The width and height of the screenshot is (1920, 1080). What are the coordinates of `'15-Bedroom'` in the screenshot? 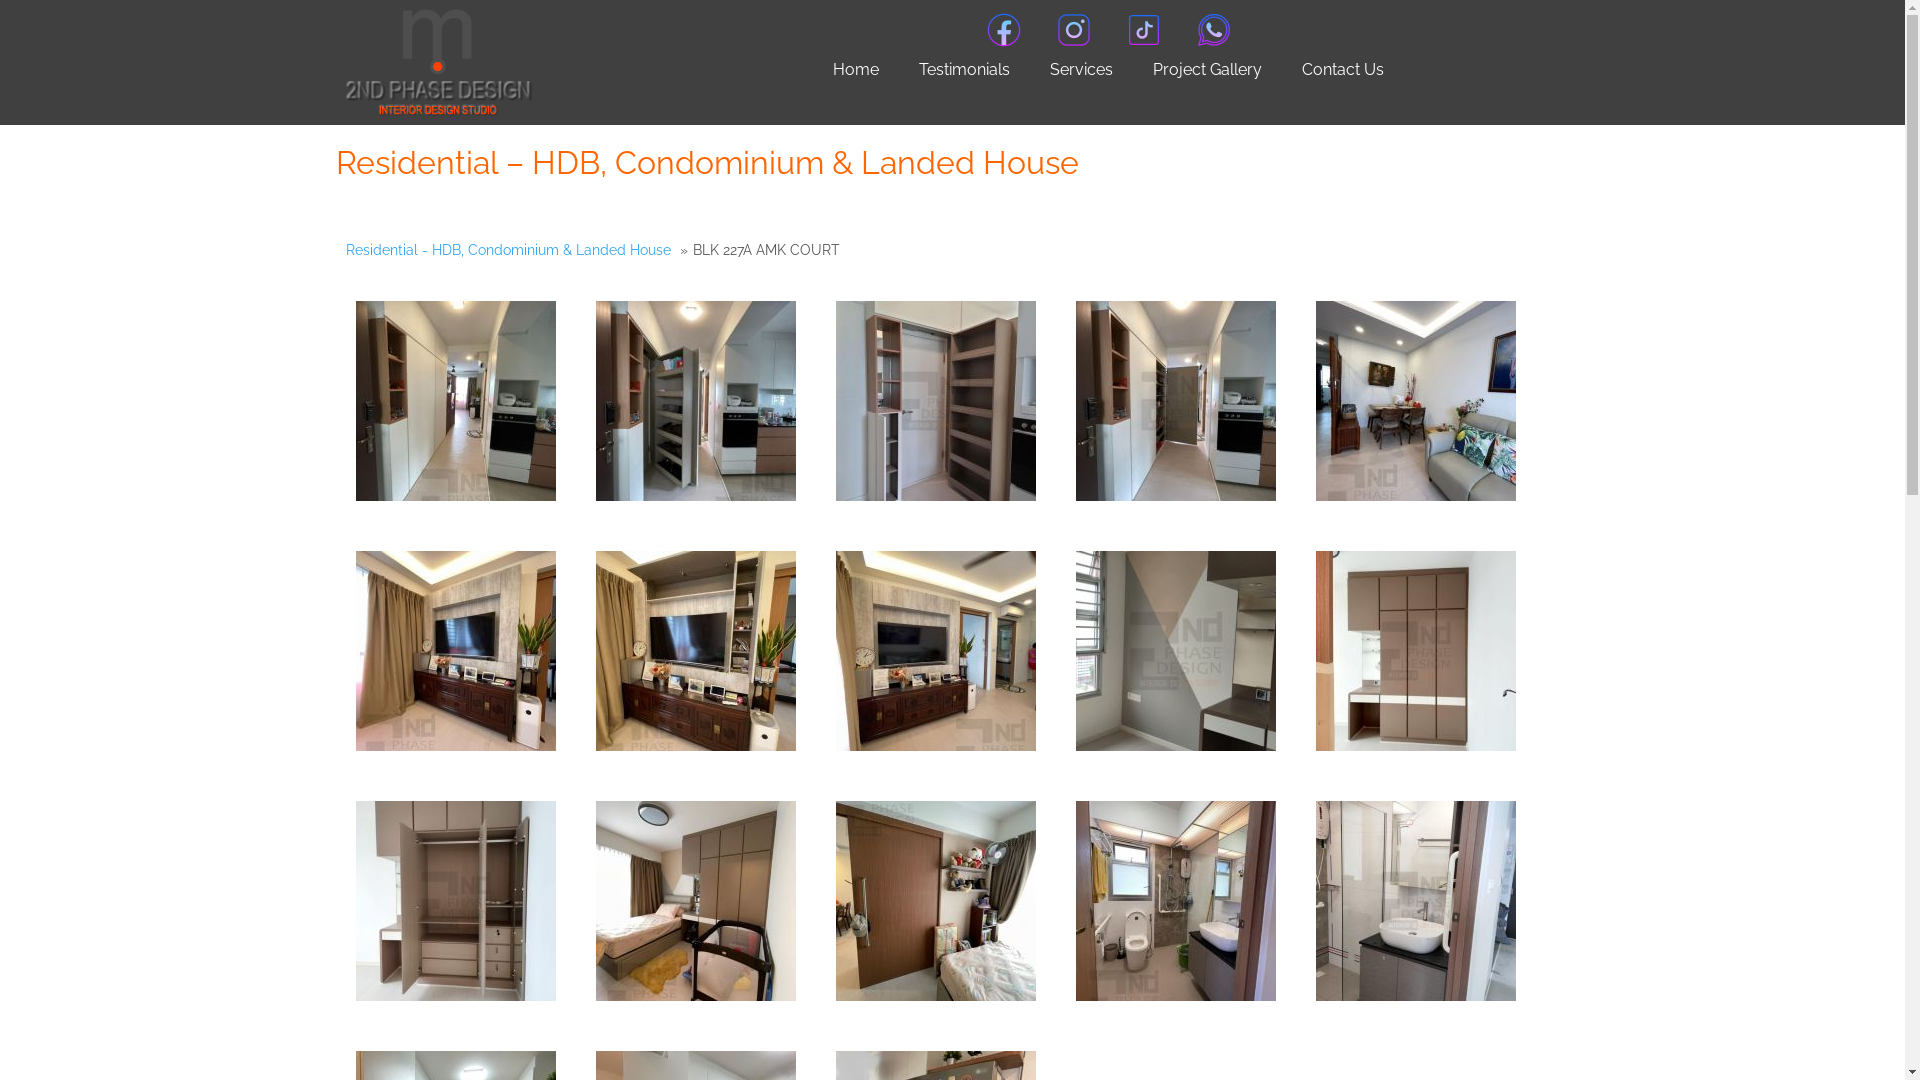 It's located at (594, 901).